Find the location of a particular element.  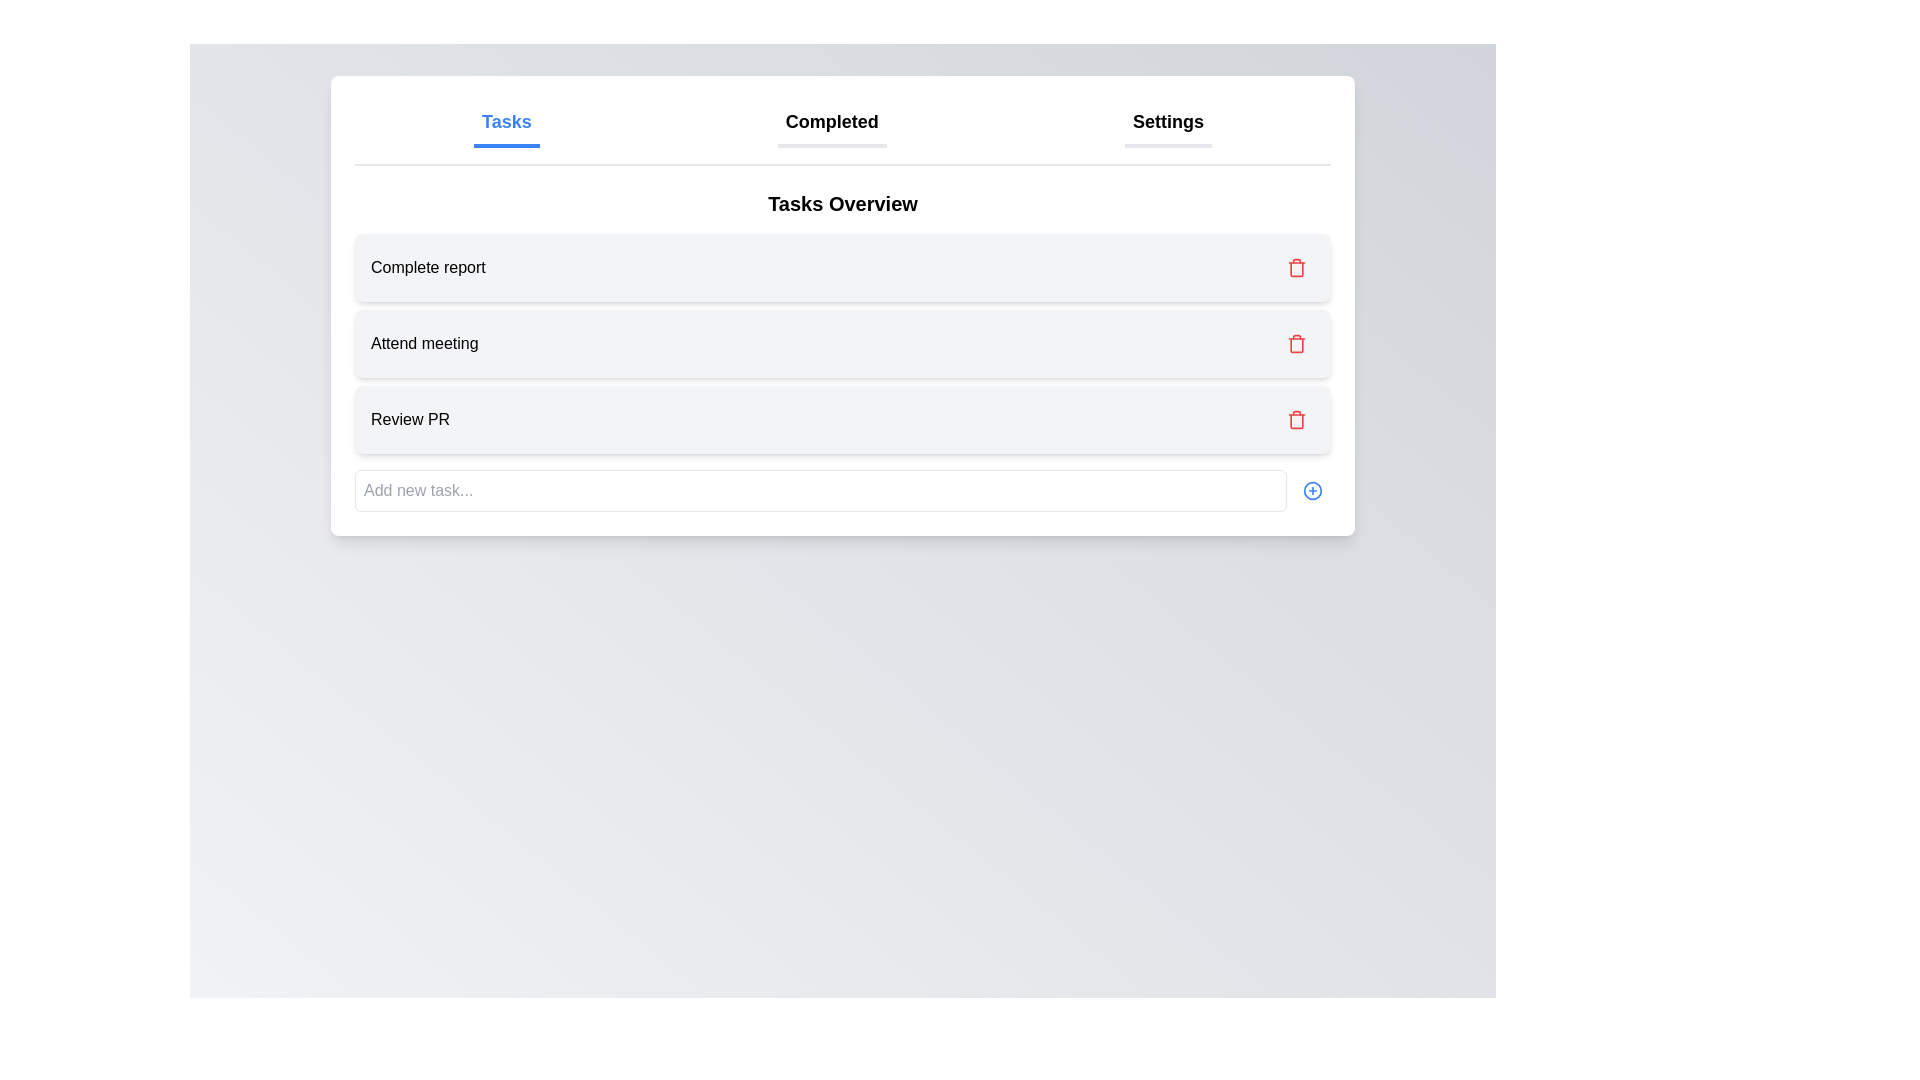

the circular submit button located to the right of the 'Add new task...' input field in the 'Tasks Overview' panel is located at coordinates (1313, 490).